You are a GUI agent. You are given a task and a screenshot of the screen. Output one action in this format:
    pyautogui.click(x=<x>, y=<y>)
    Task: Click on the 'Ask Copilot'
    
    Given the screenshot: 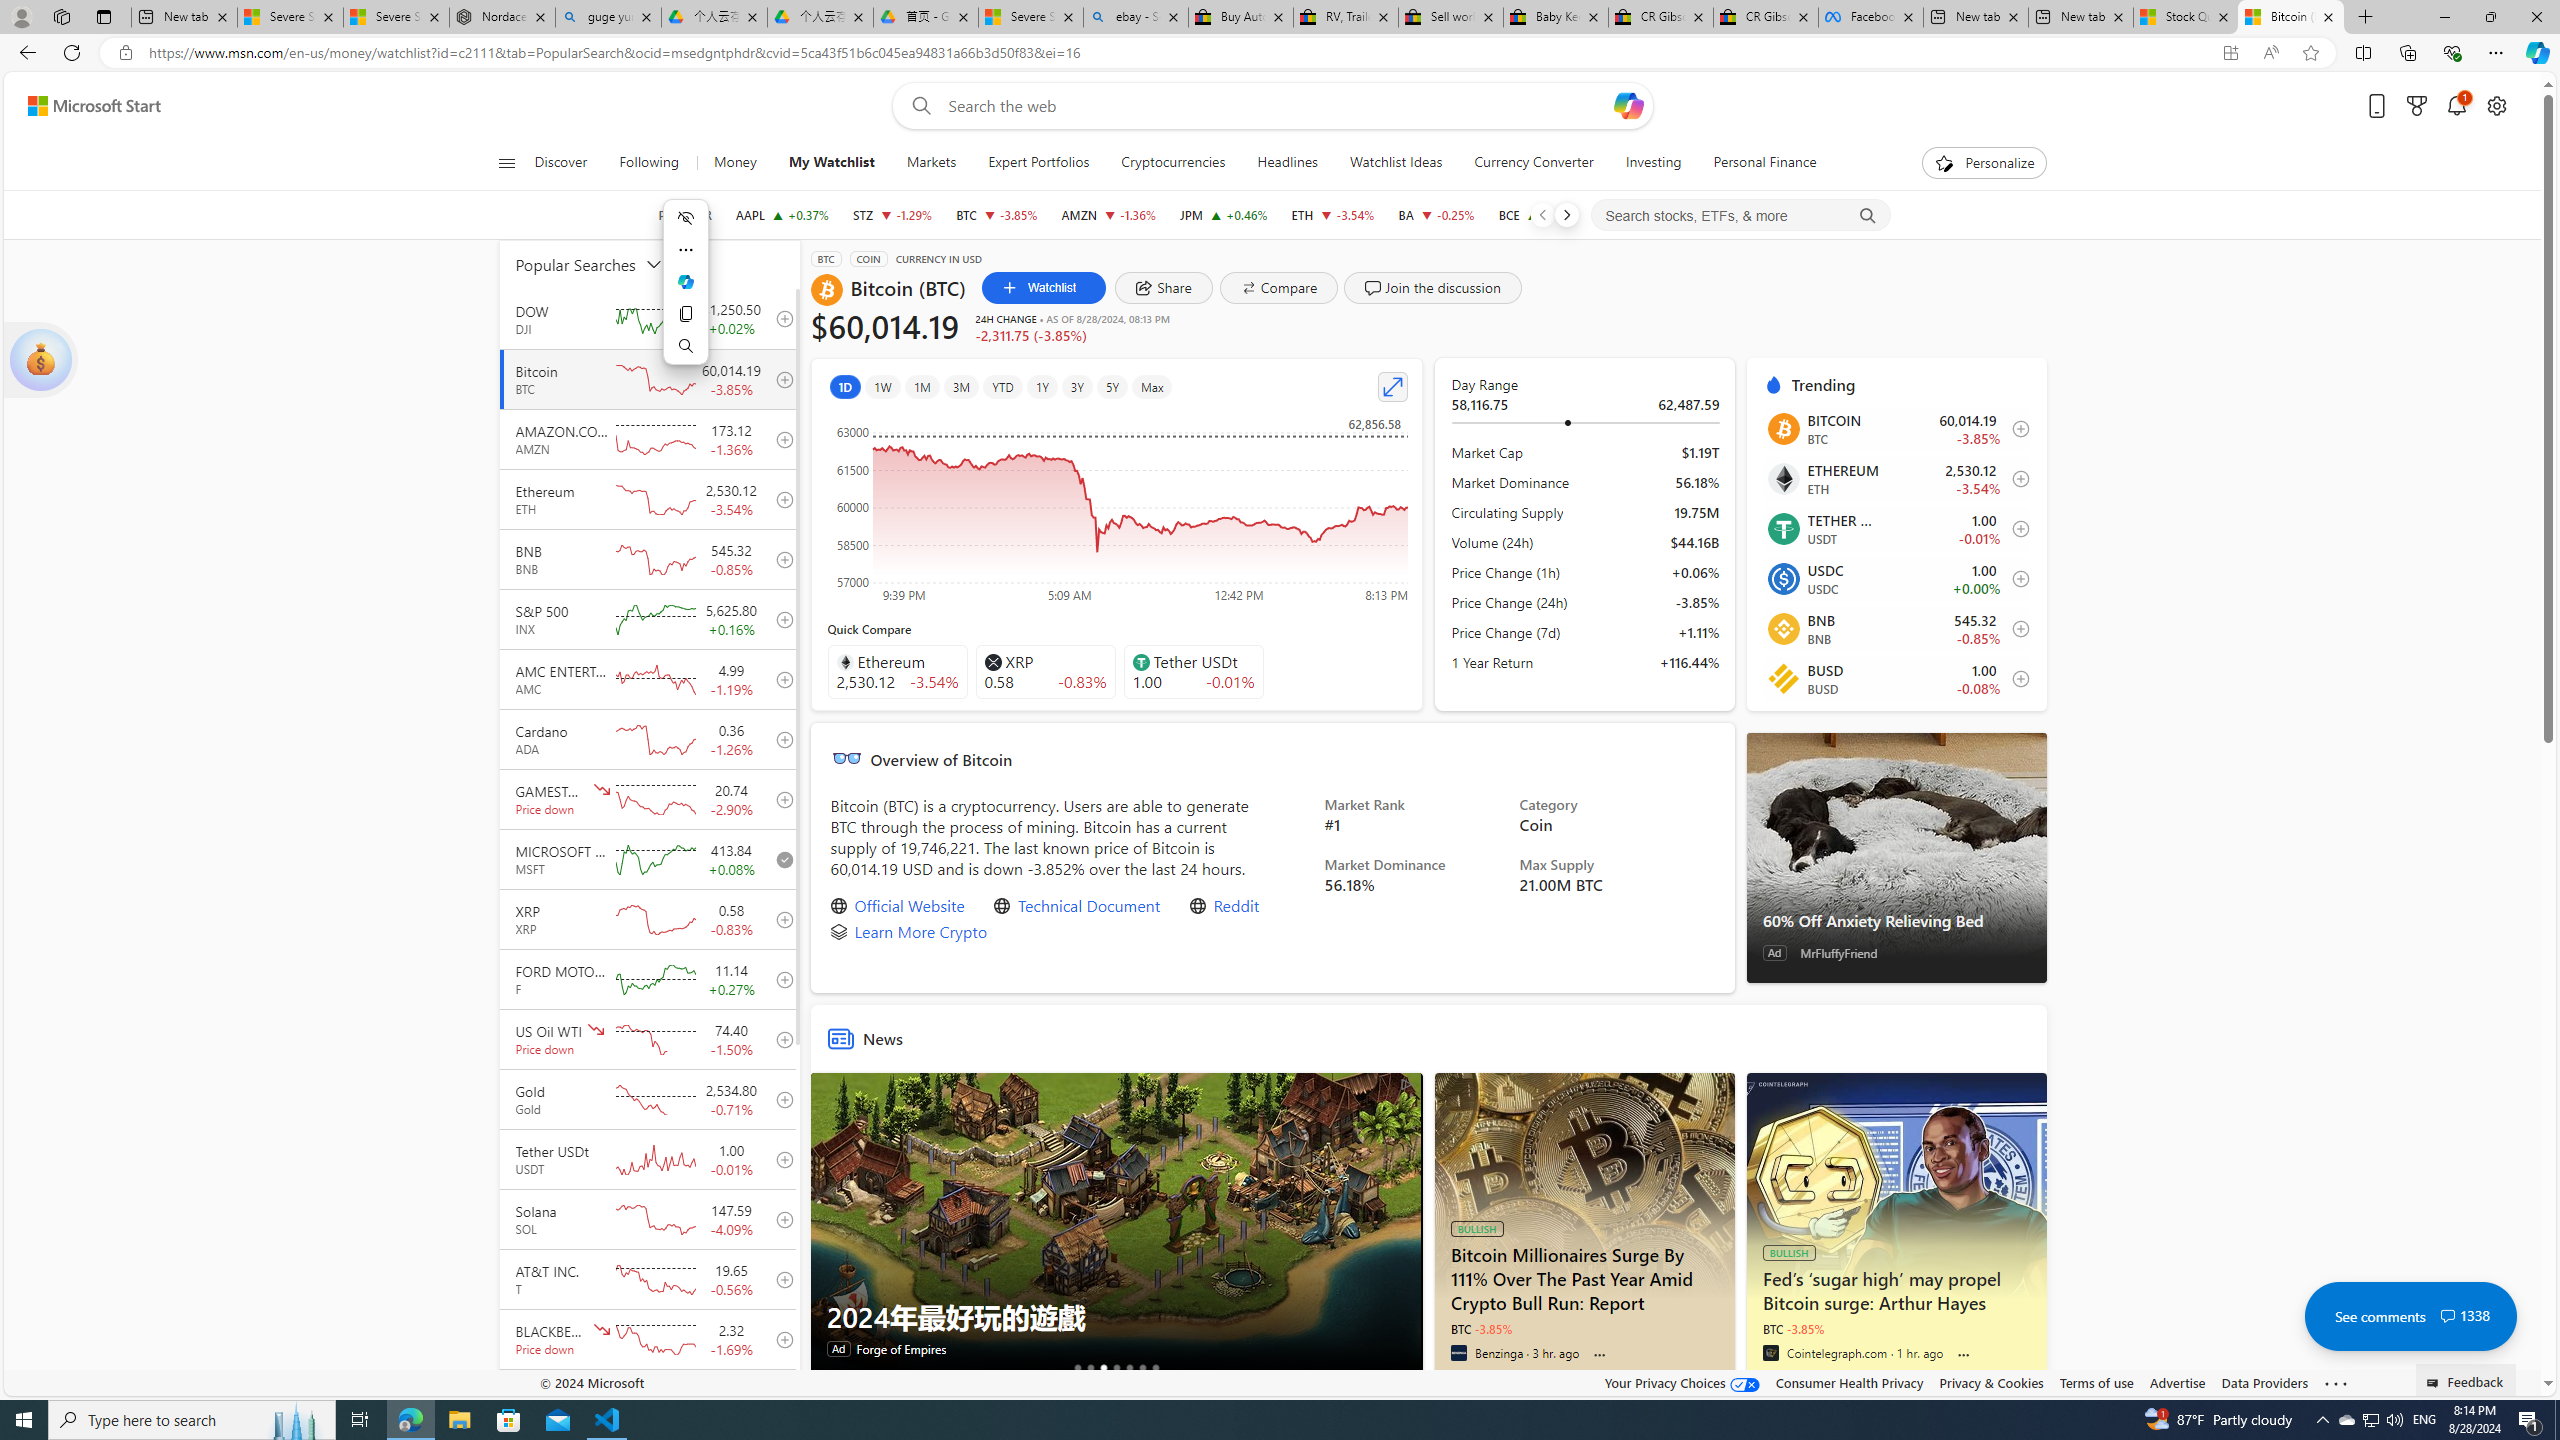 What is the action you would take?
    pyautogui.click(x=685, y=282)
    